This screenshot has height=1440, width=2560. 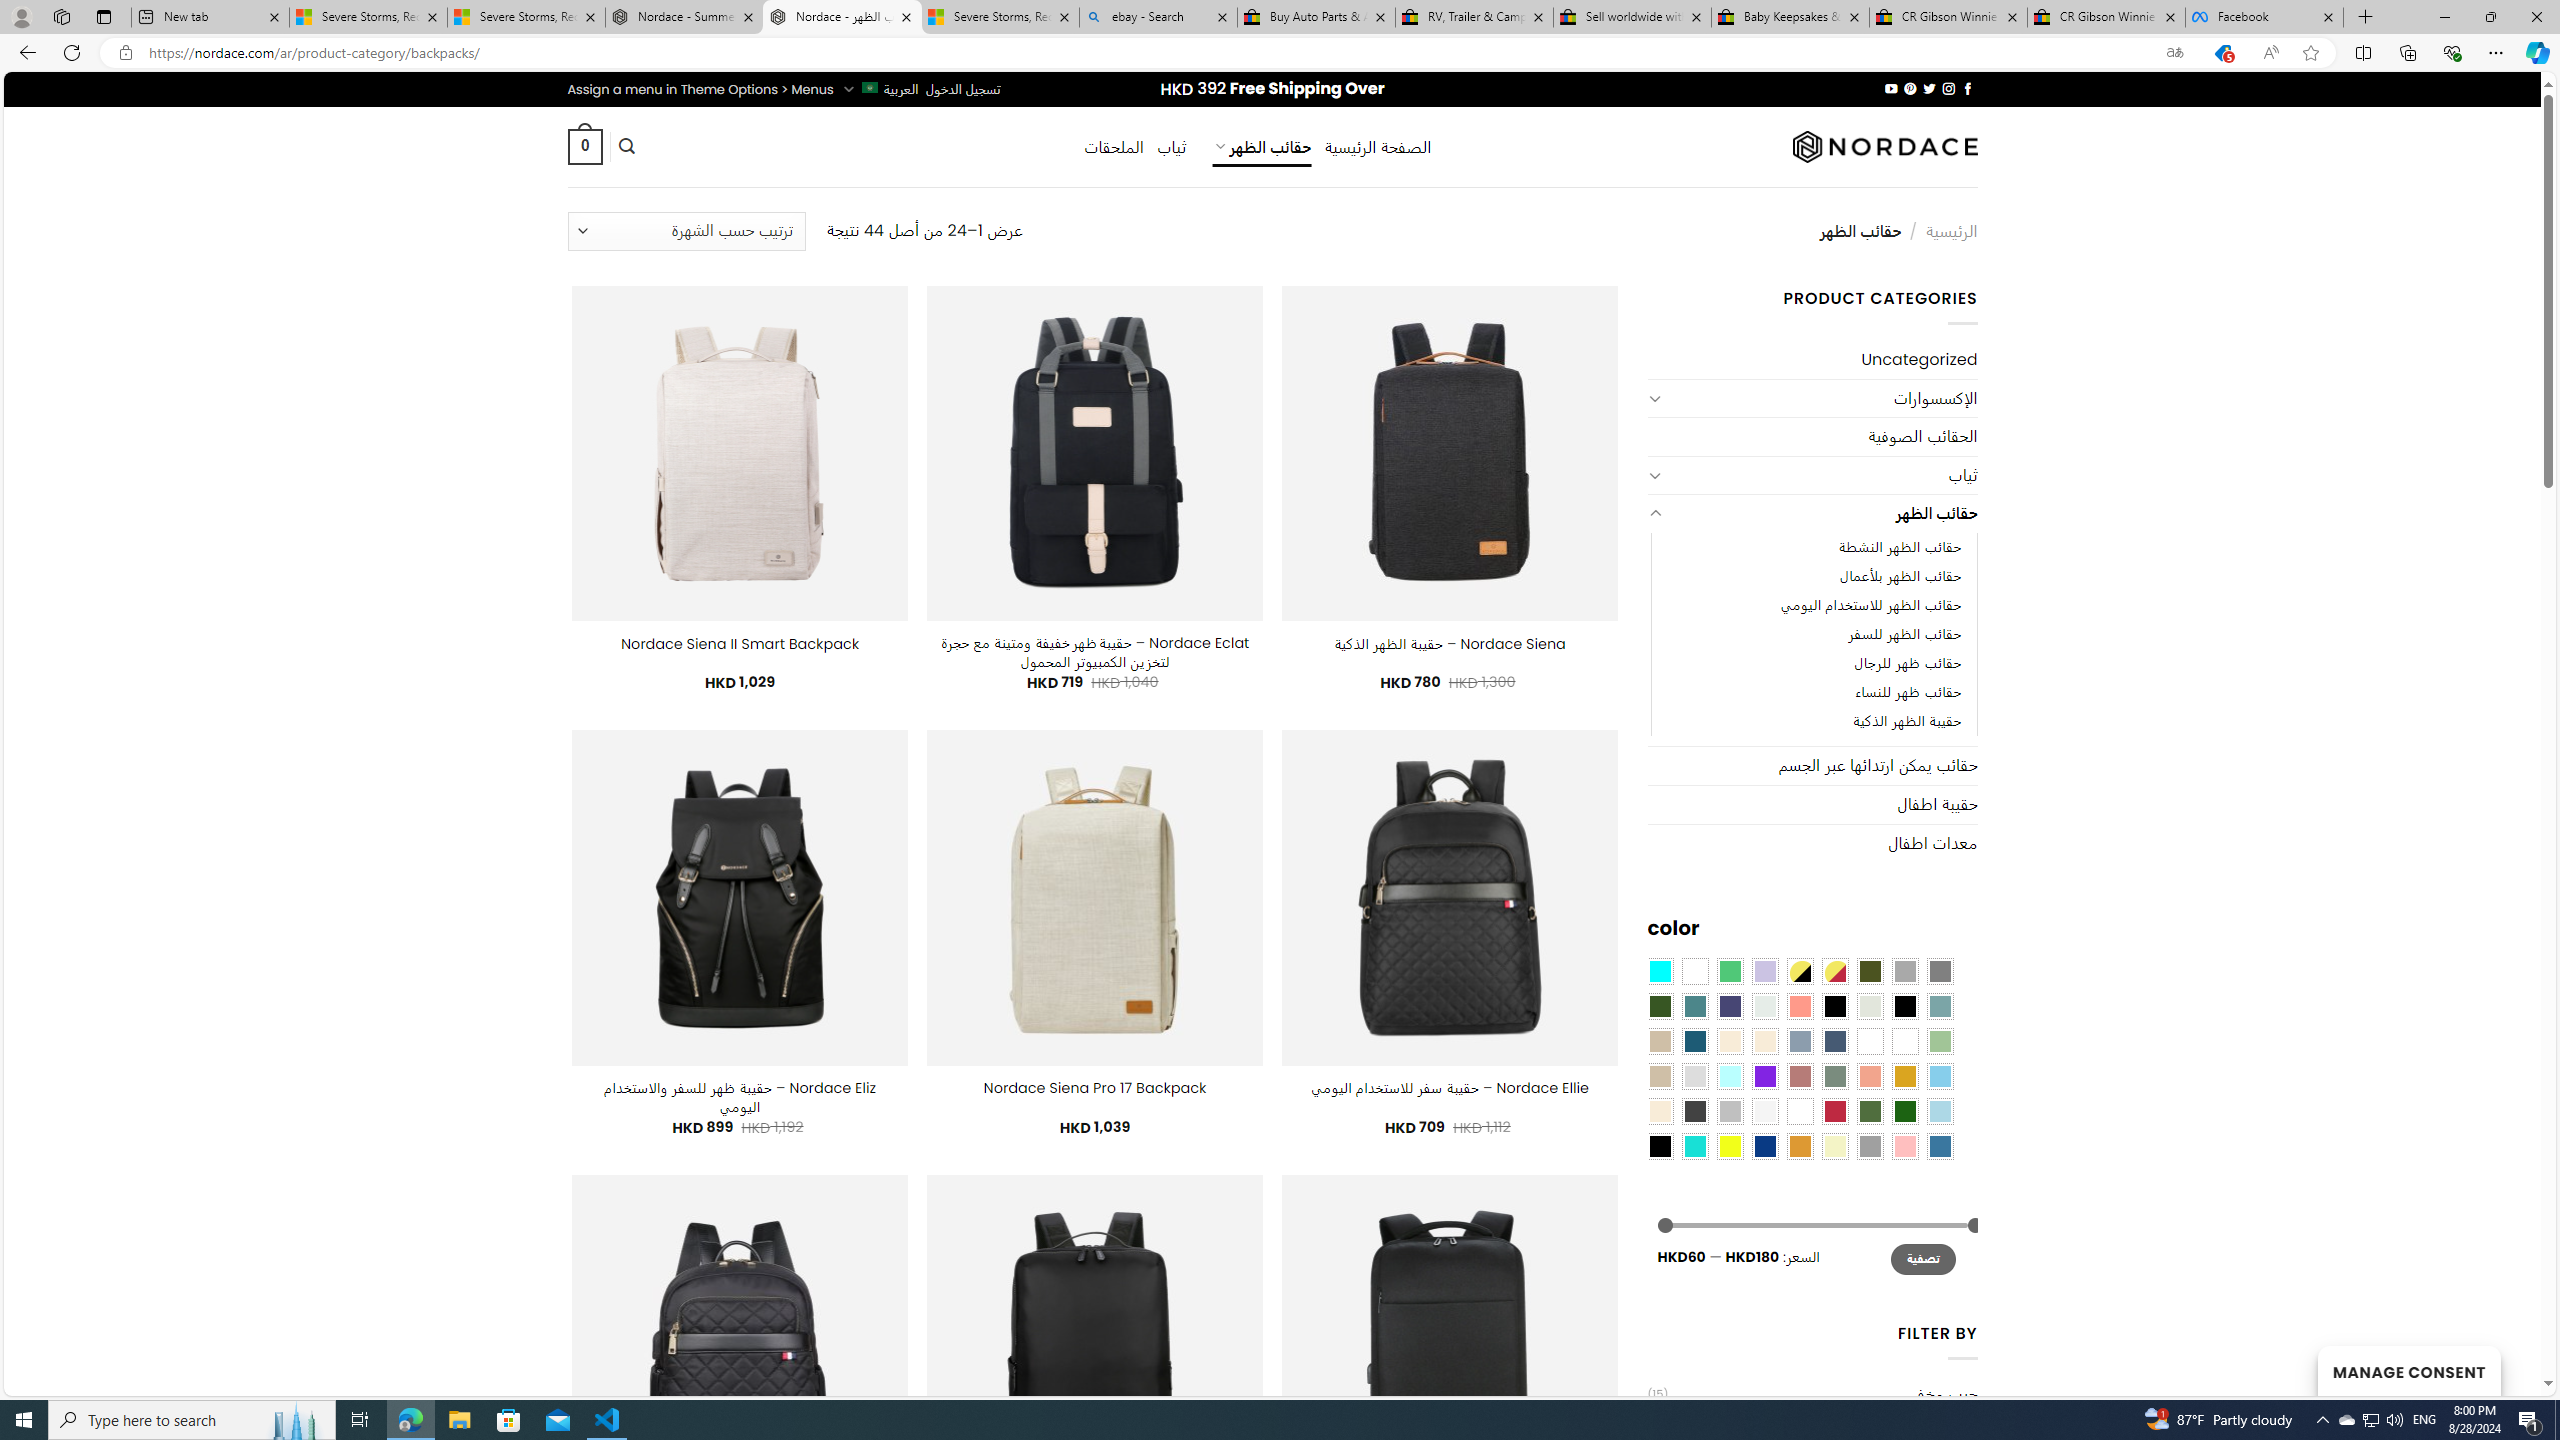 What do you see at coordinates (1314, 16) in the screenshot?
I see `'Buy Auto Parts & Accessories | eBay'` at bounding box center [1314, 16].